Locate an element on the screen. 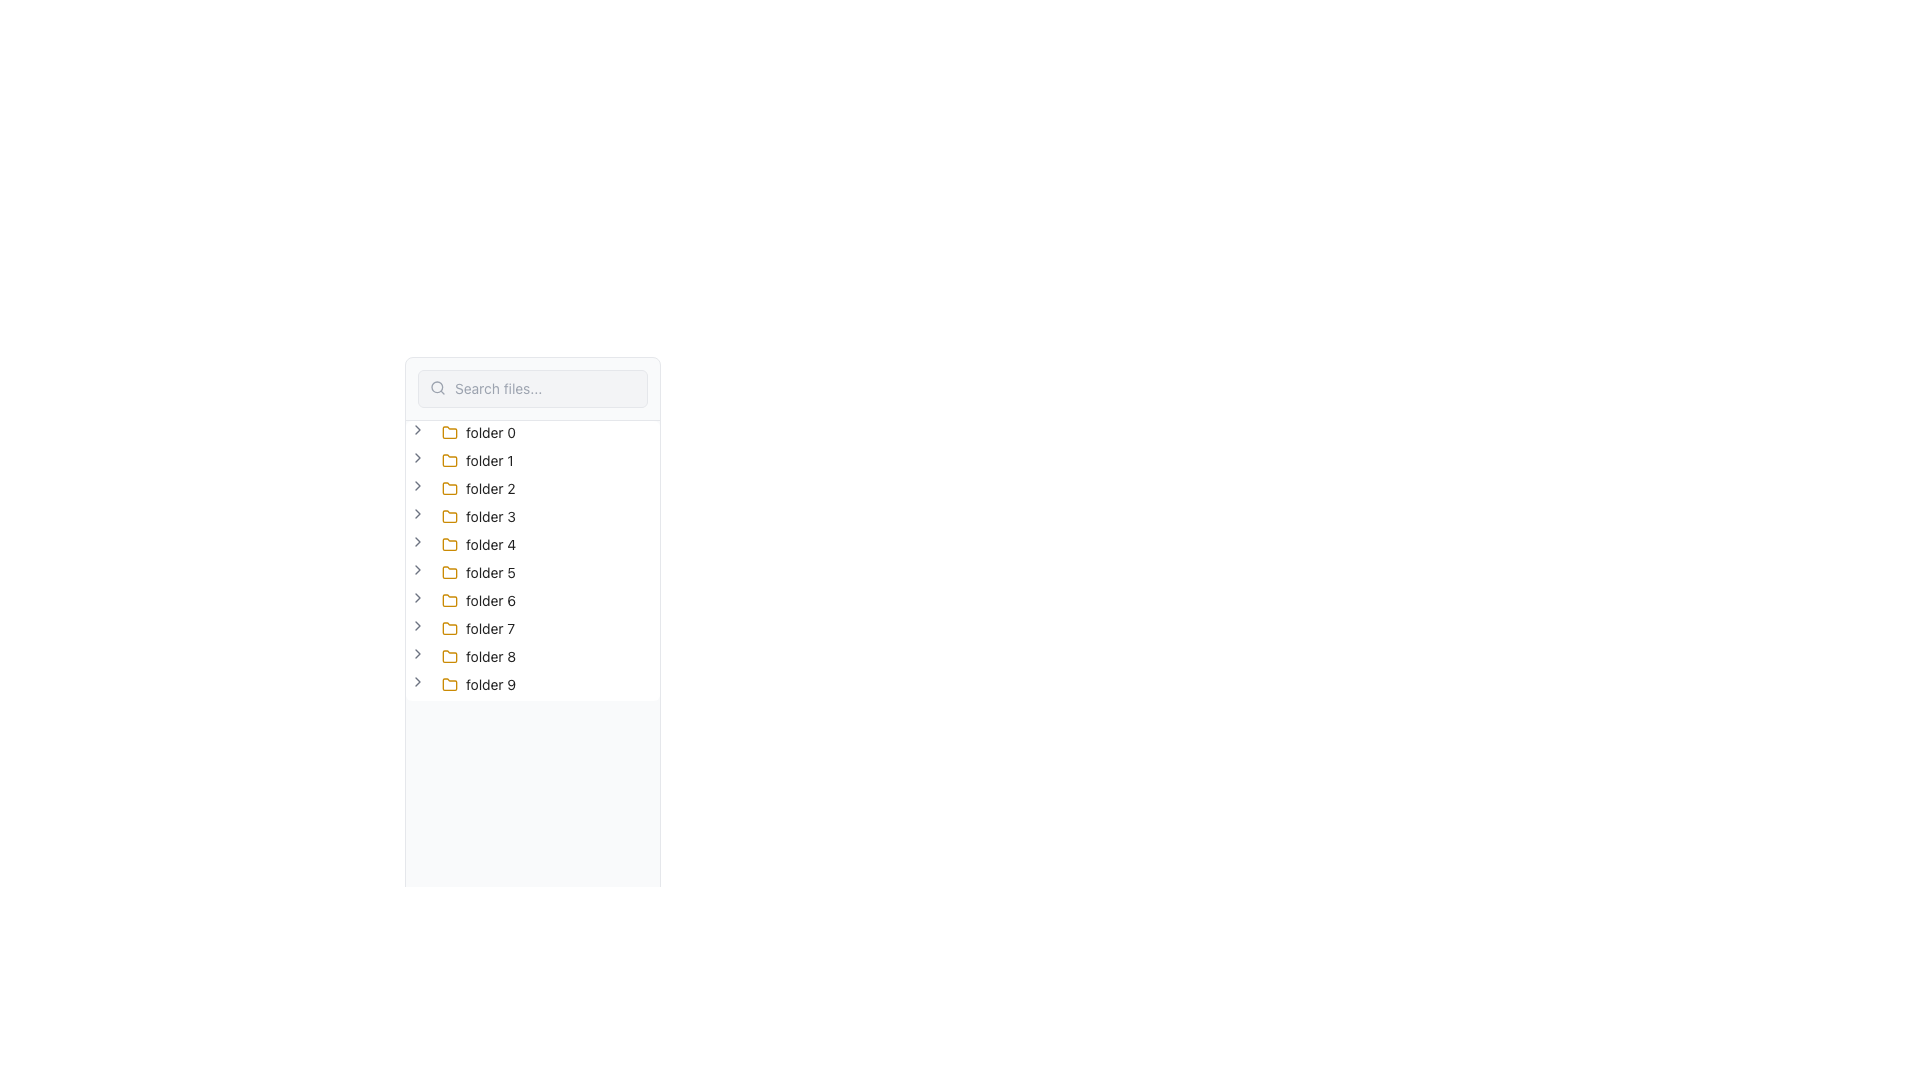 The height and width of the screenshot is (1080, 1920). the right-pointing chevron toggle icon located to the left of the text label 'folder 8' is located at coordinates (416, 654).